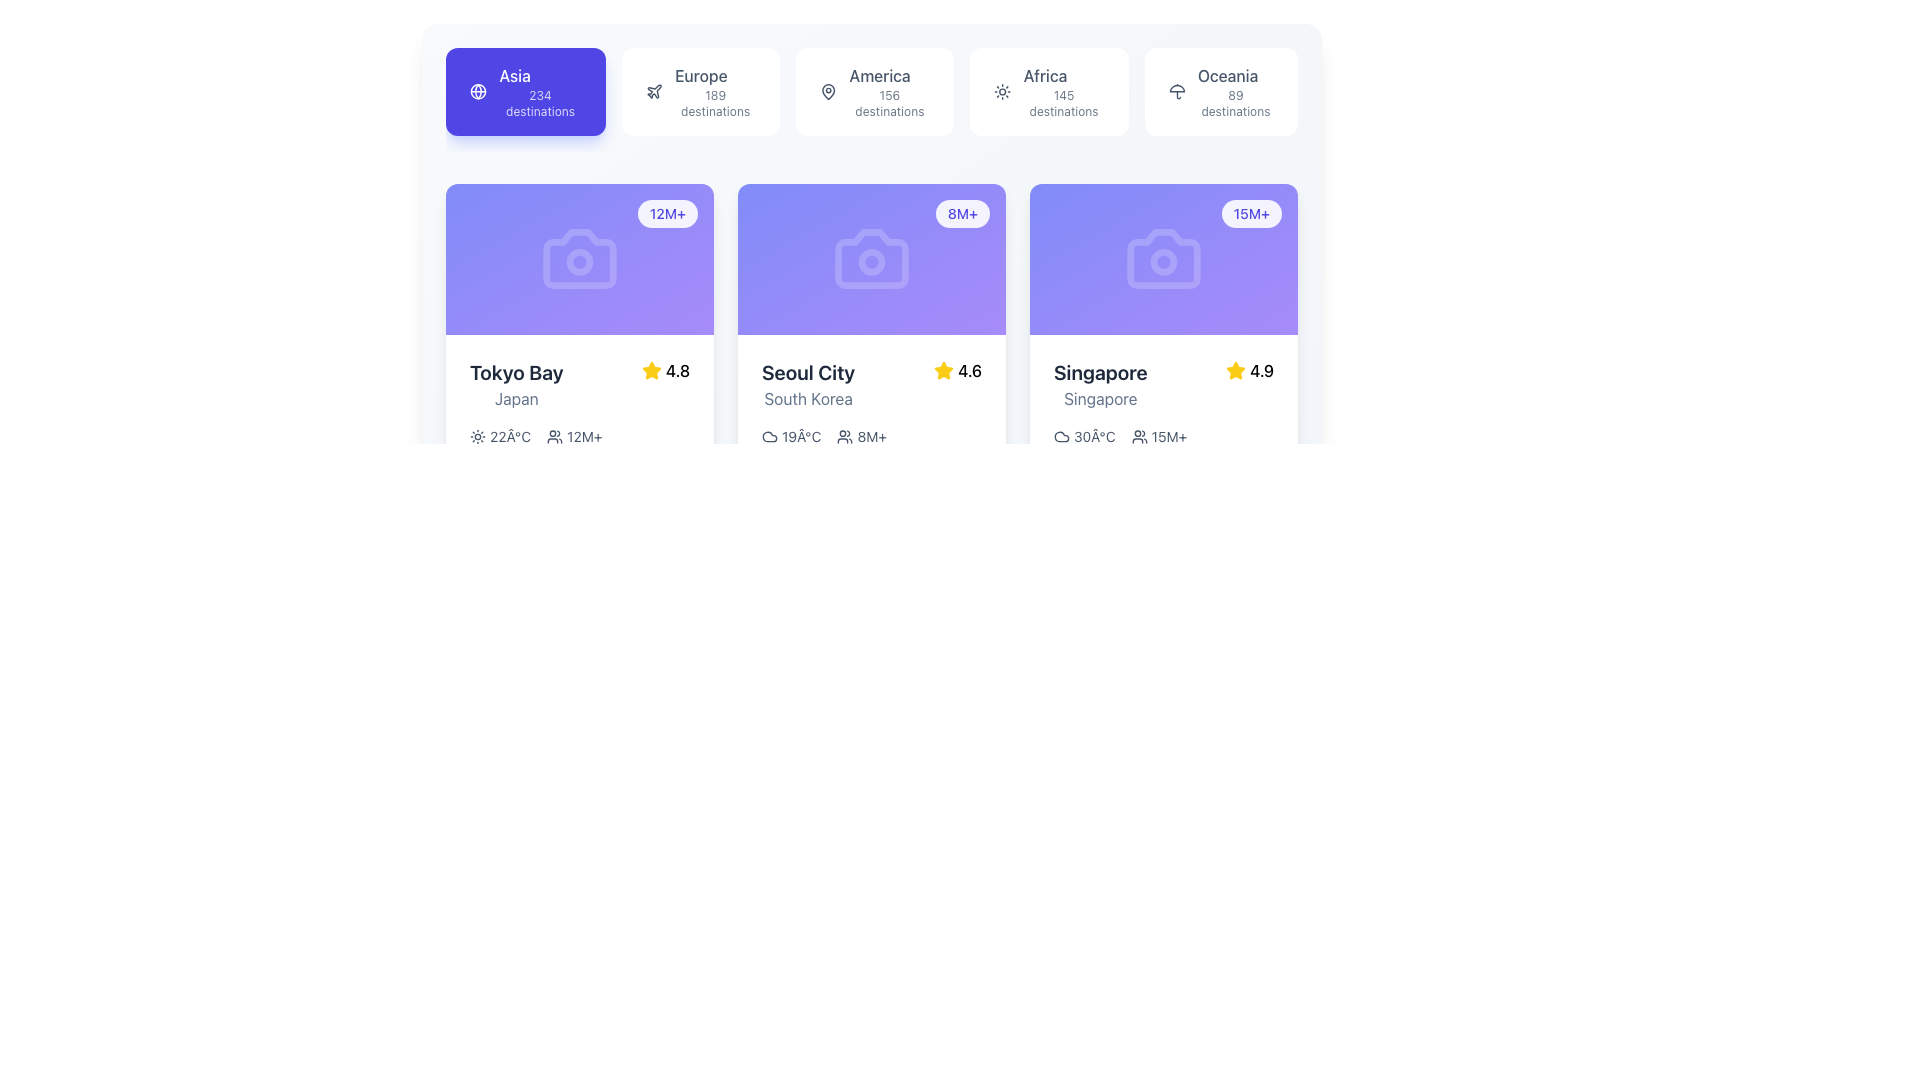  I want to click on the clickable panel element displaying 'Asia' with the smaller text '234 destinations' on a purple background, so click(540, 92).